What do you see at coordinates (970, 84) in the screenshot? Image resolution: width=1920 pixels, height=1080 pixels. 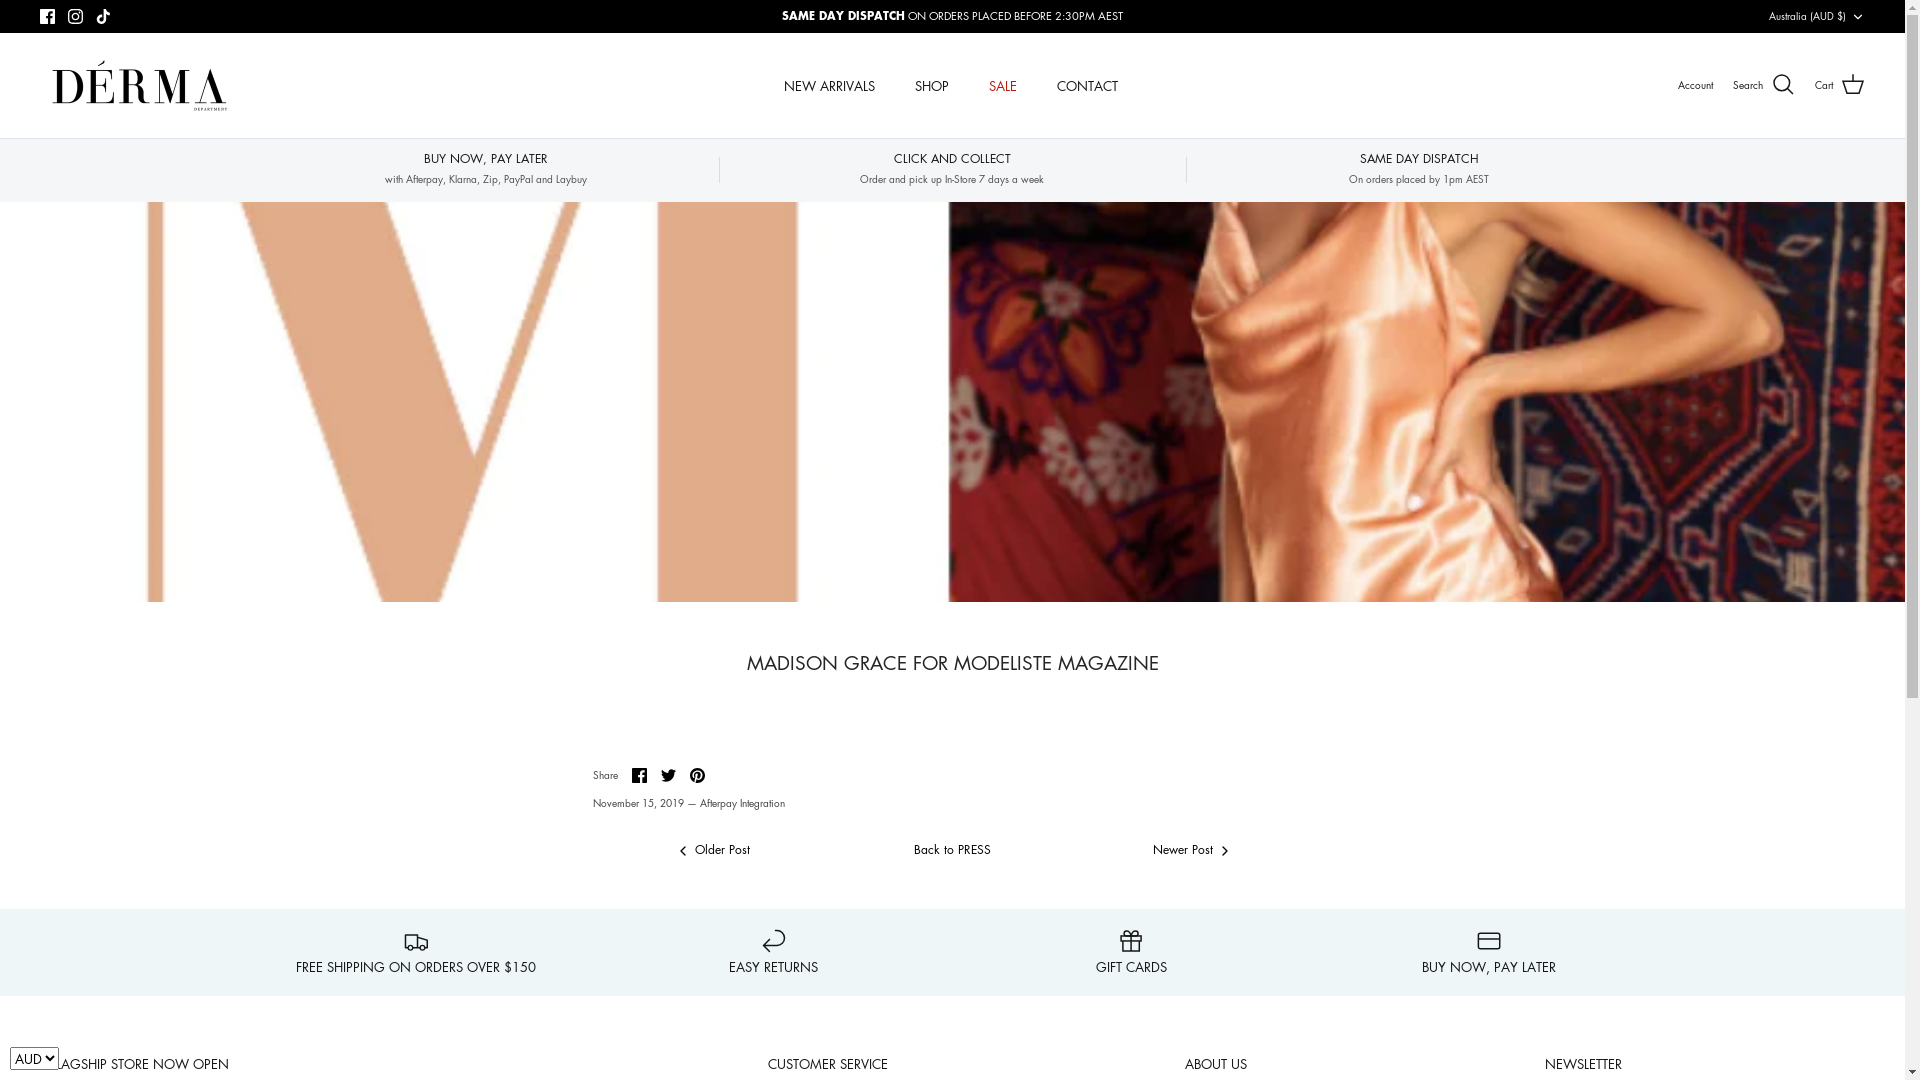 I see `'SALE'` at bounding box center [970, 84].